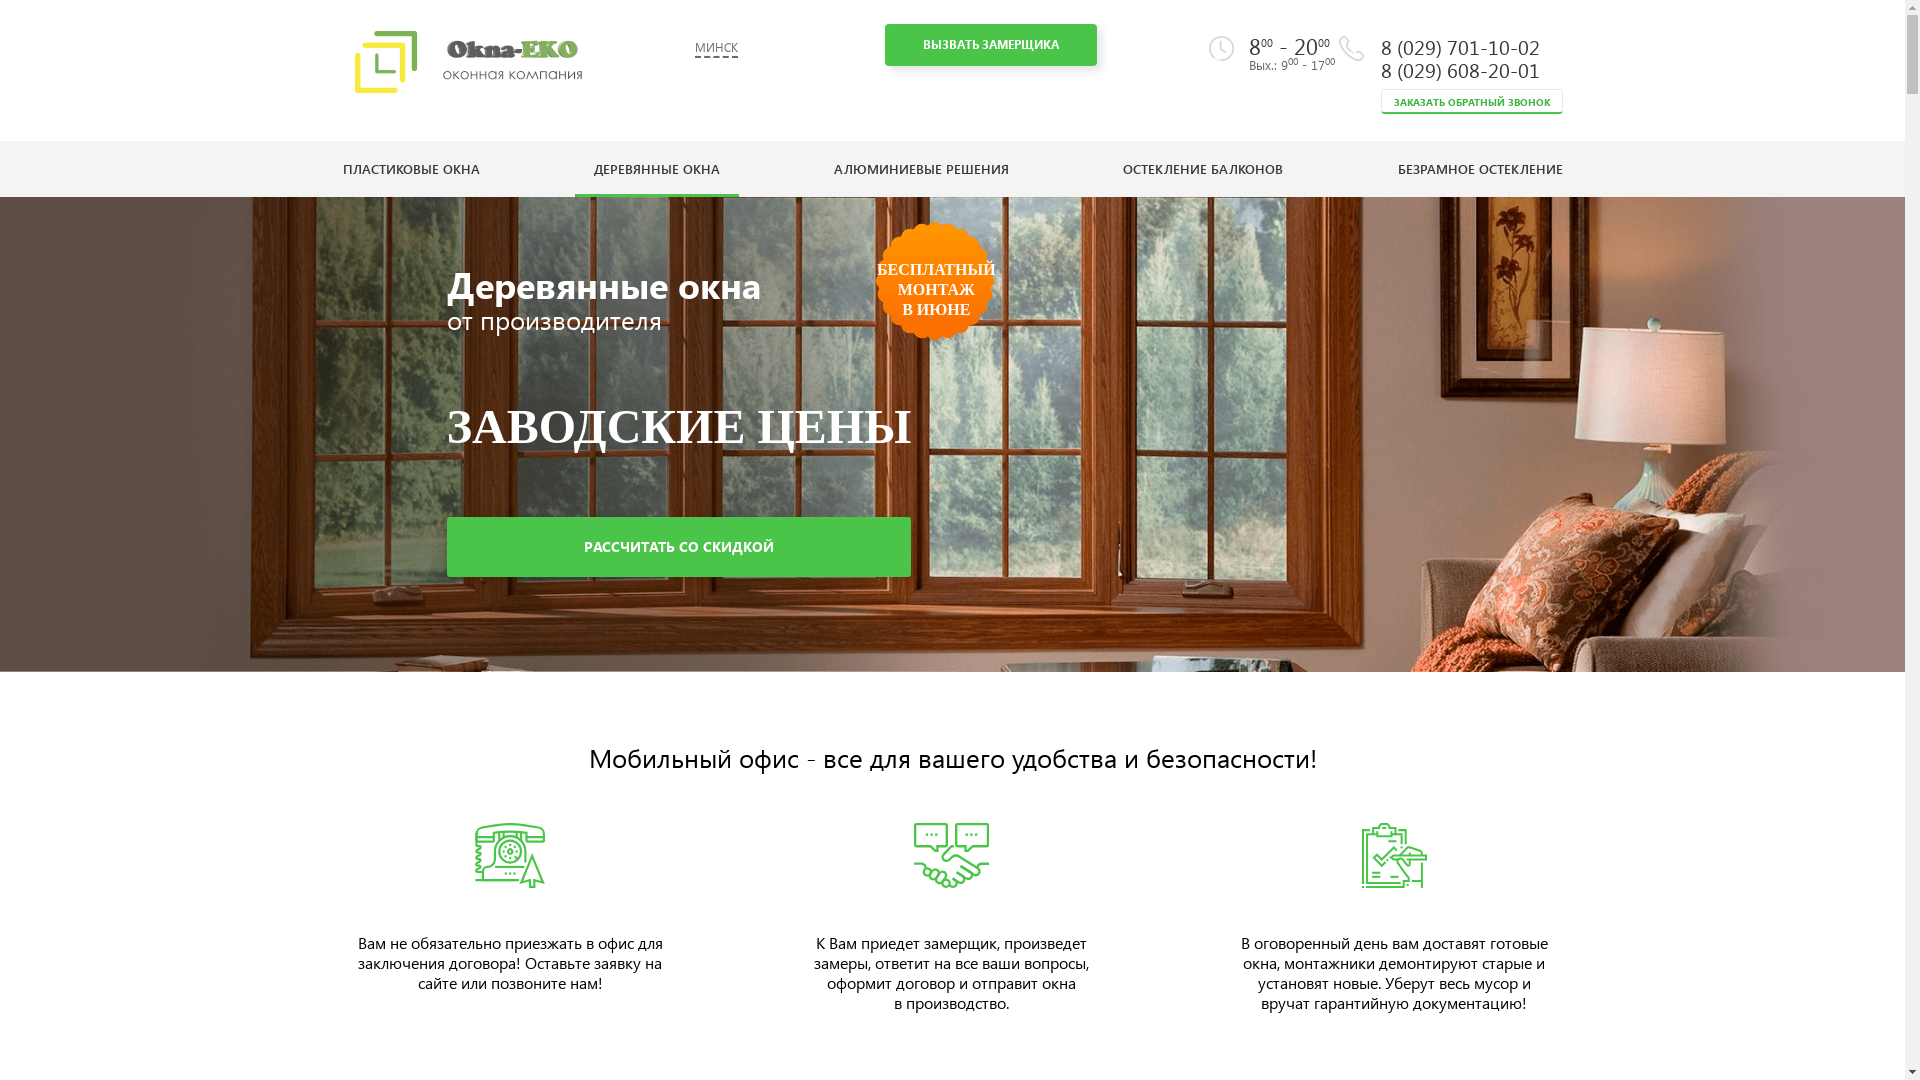  I want to click on '8 (029) 608-20-01', so click(1459, 68).